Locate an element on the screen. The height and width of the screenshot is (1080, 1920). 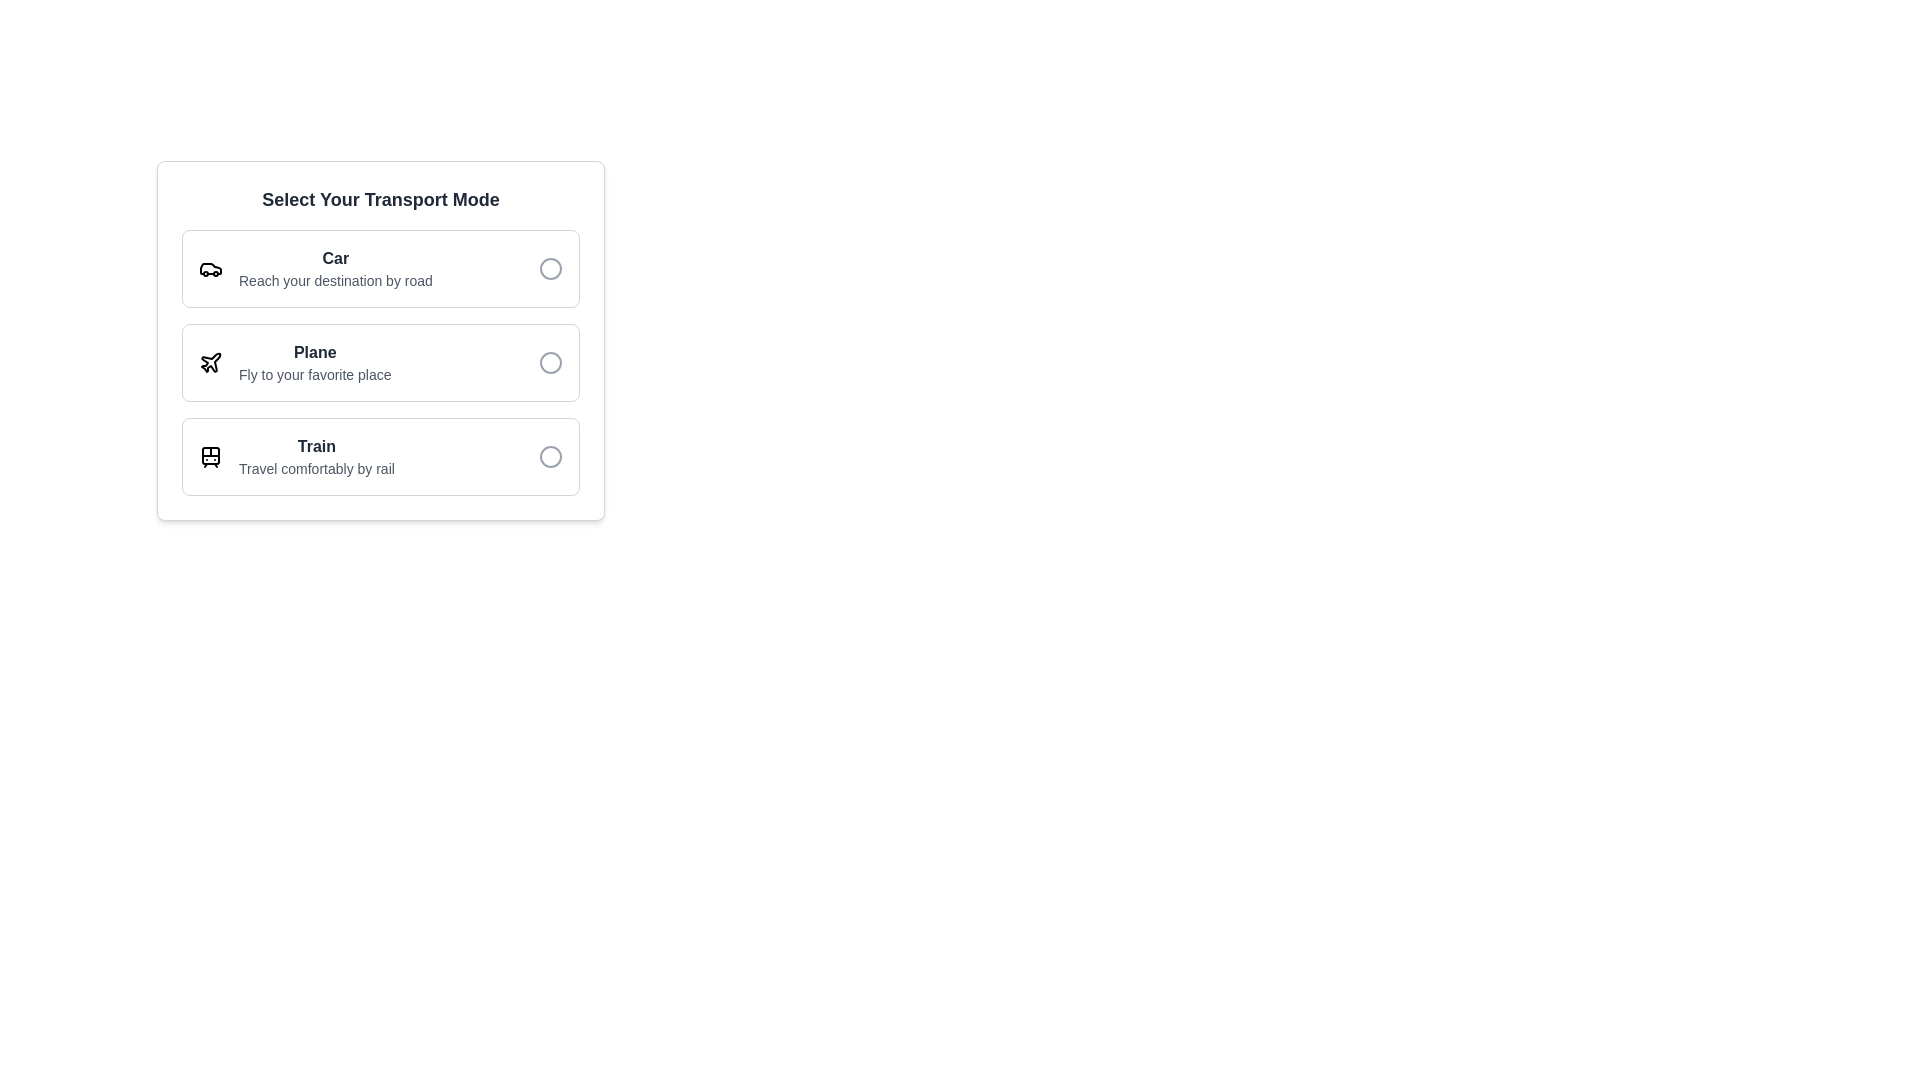
static text label that provides a description for the 'Car' transport mode option, located below the bold label 'Car' in the first selectable option of the vertical list is located at coordinates (335, 281).